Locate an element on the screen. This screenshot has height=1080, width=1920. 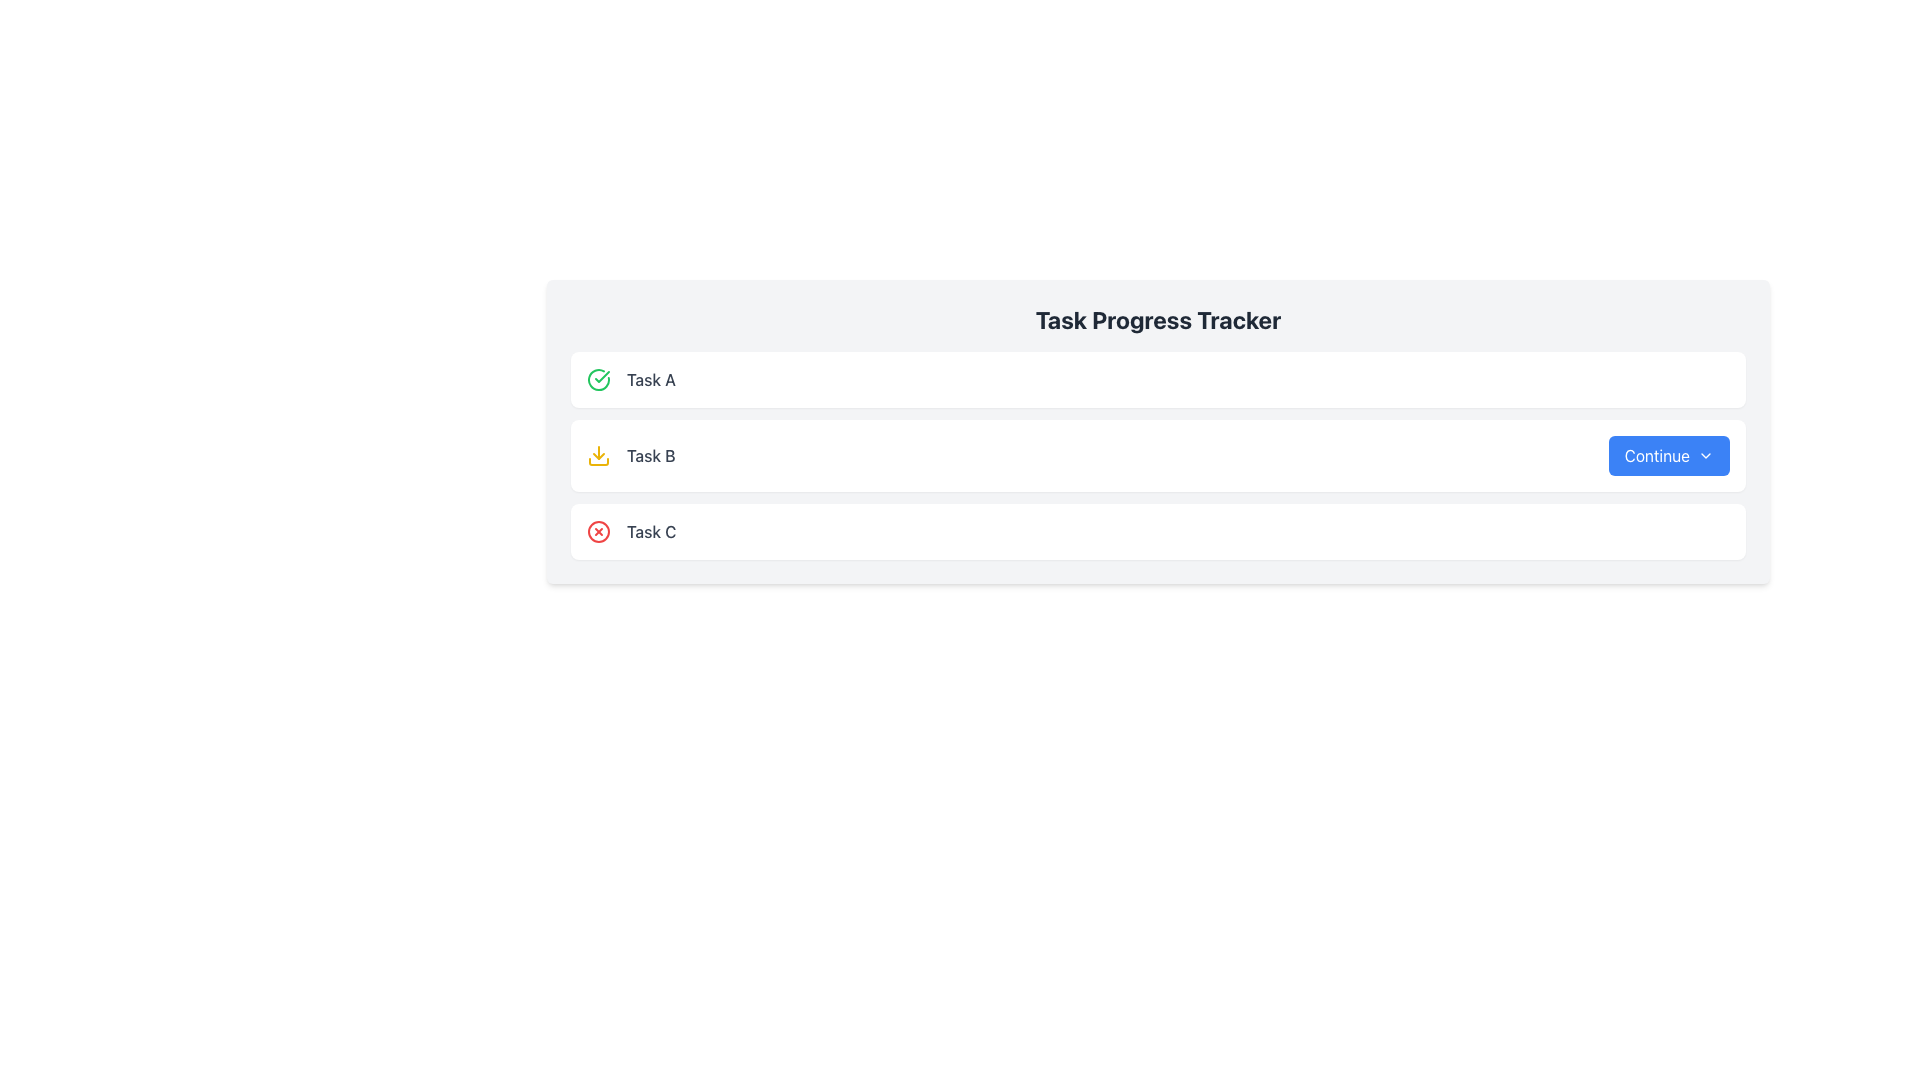
the circular green outlined icon with a checkmark located to the left of 'Task A' in the task row is located at coordinates (598, 380).